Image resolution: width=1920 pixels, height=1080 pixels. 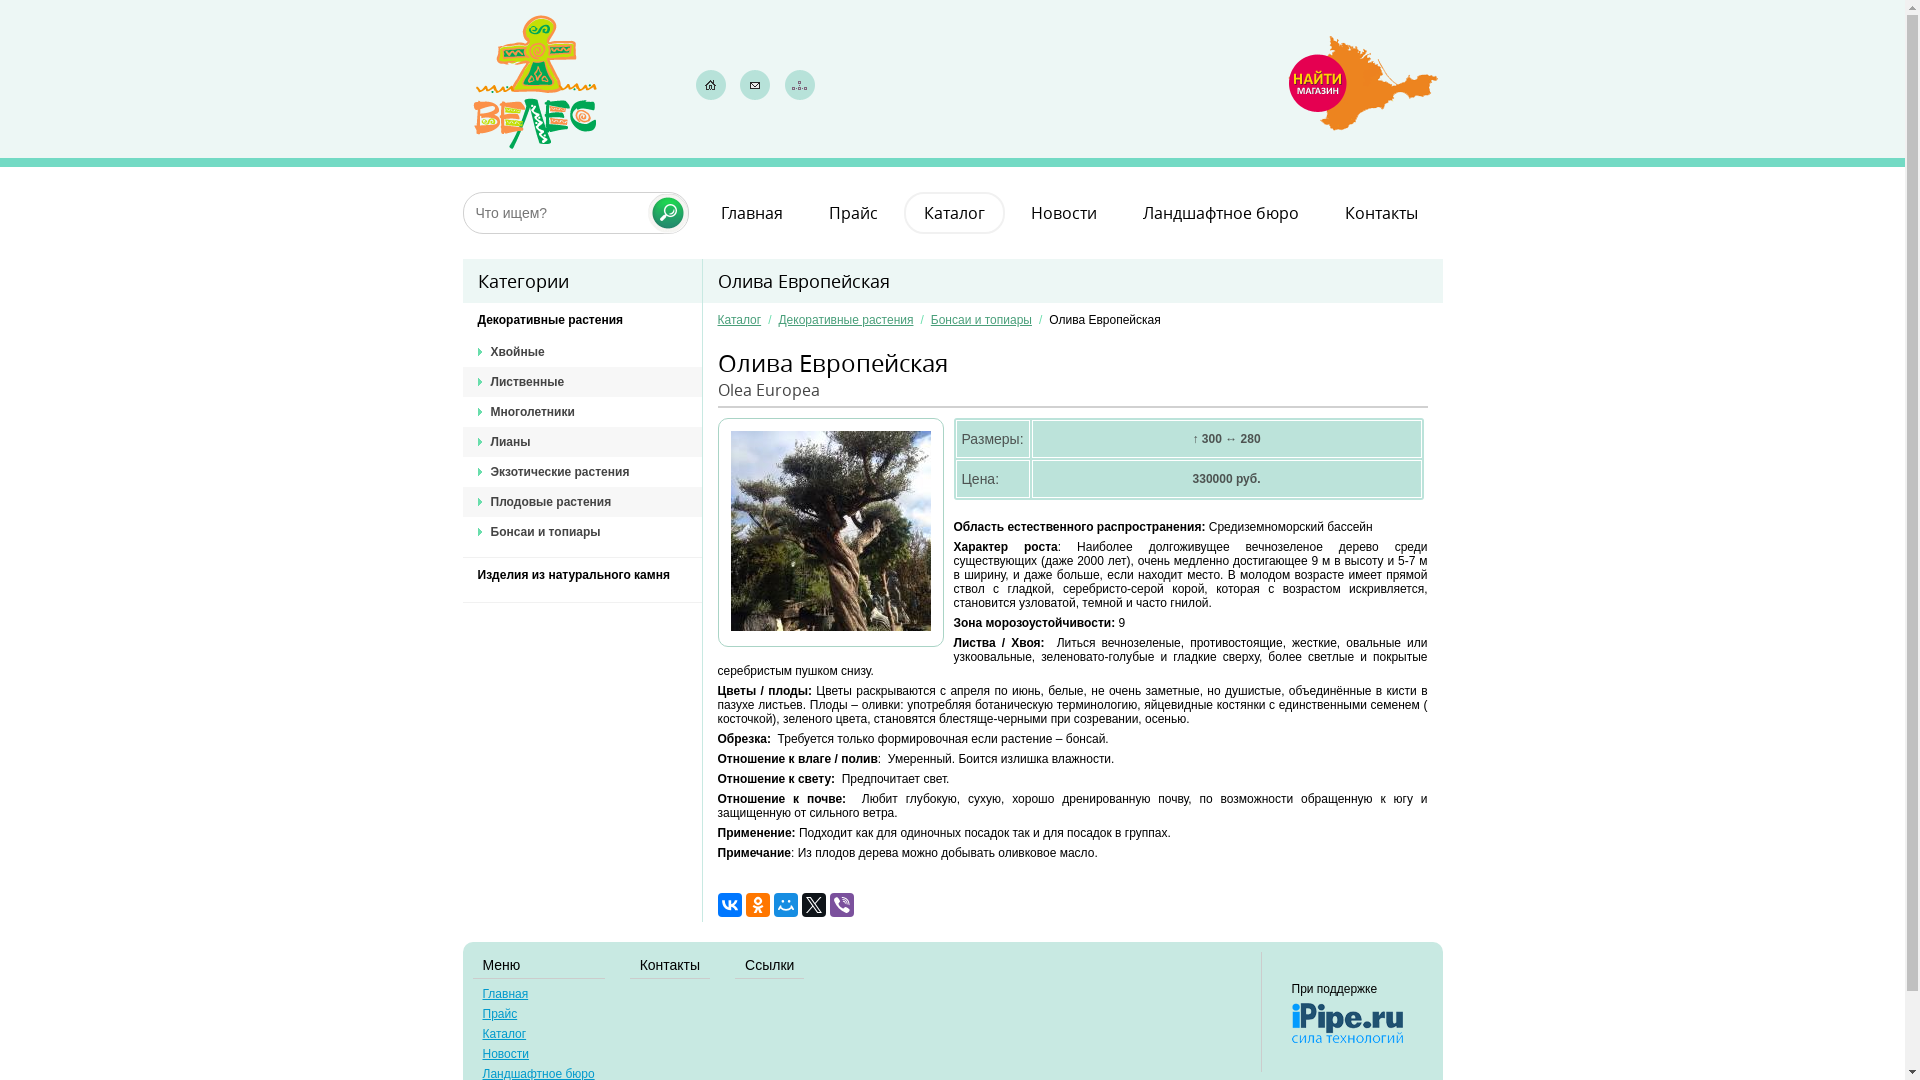 I want to click on 'Twitter', so click(x=801, y=905).